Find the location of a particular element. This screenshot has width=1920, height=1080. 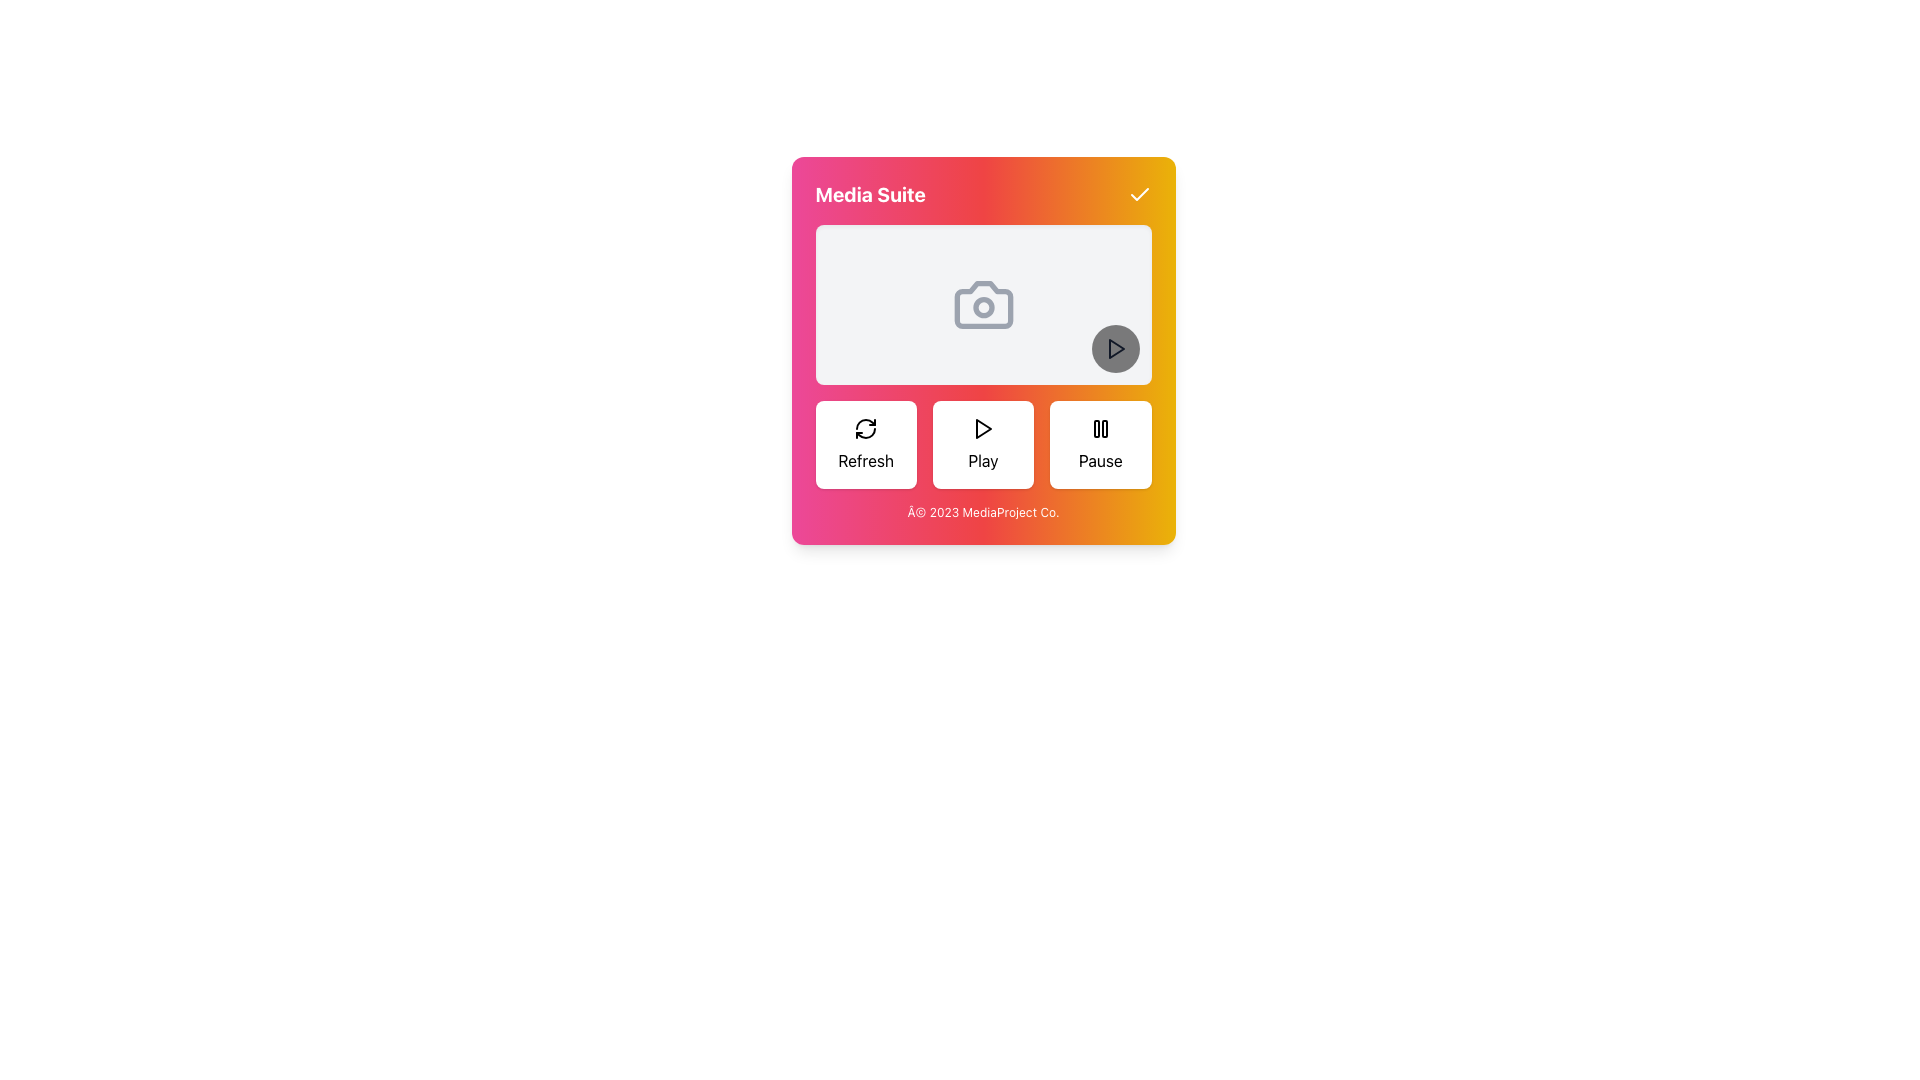

the playback button located in the button row at the bottom of the card interface to initiate playback functionalities is located at coordinates (983, 443).